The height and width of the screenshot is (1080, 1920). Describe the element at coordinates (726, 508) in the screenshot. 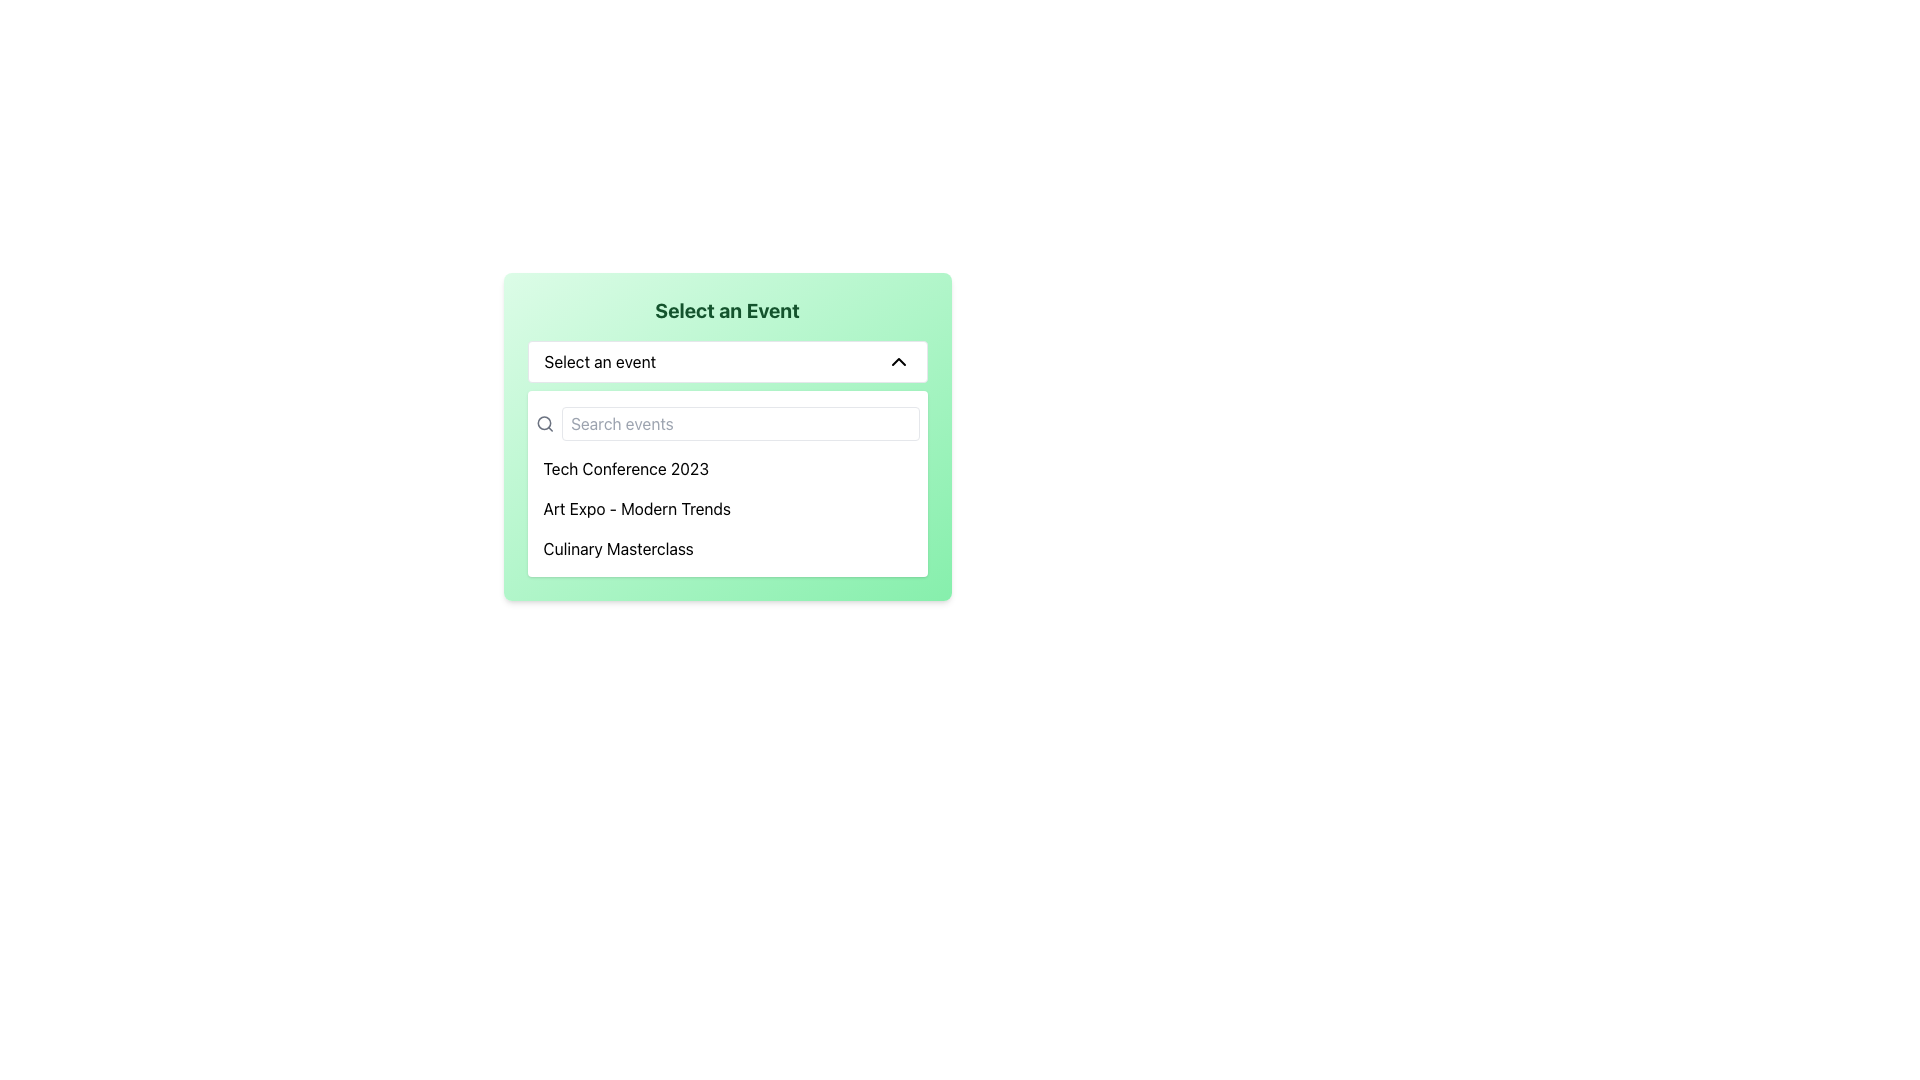

I see `the 'Art Expo - Modern Trends' selectable menu option located under 'Tech Conference 2023' and above 'Culinary Masterclass' in the event selection list` at that location.